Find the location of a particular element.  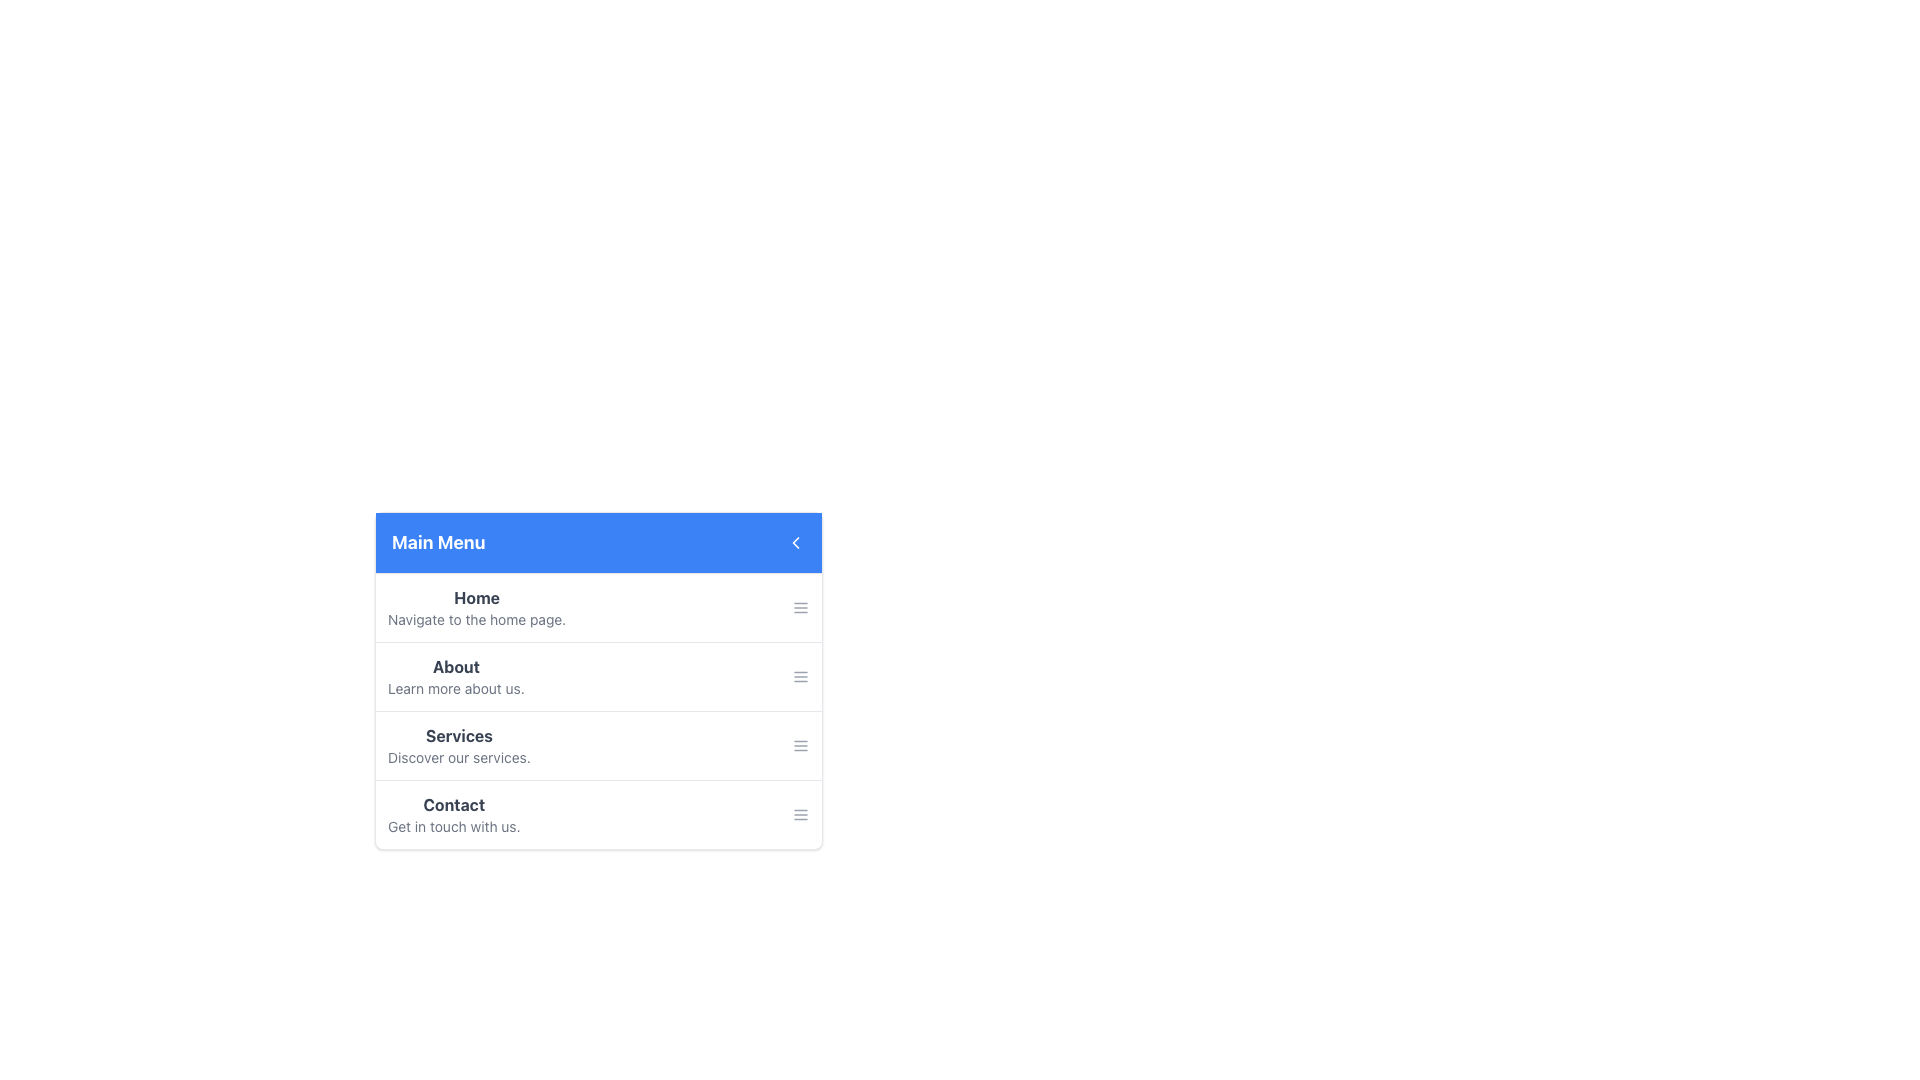

the 'Services' Text Label located in the third row of the Main Menu is located at coordinates (458, 745).